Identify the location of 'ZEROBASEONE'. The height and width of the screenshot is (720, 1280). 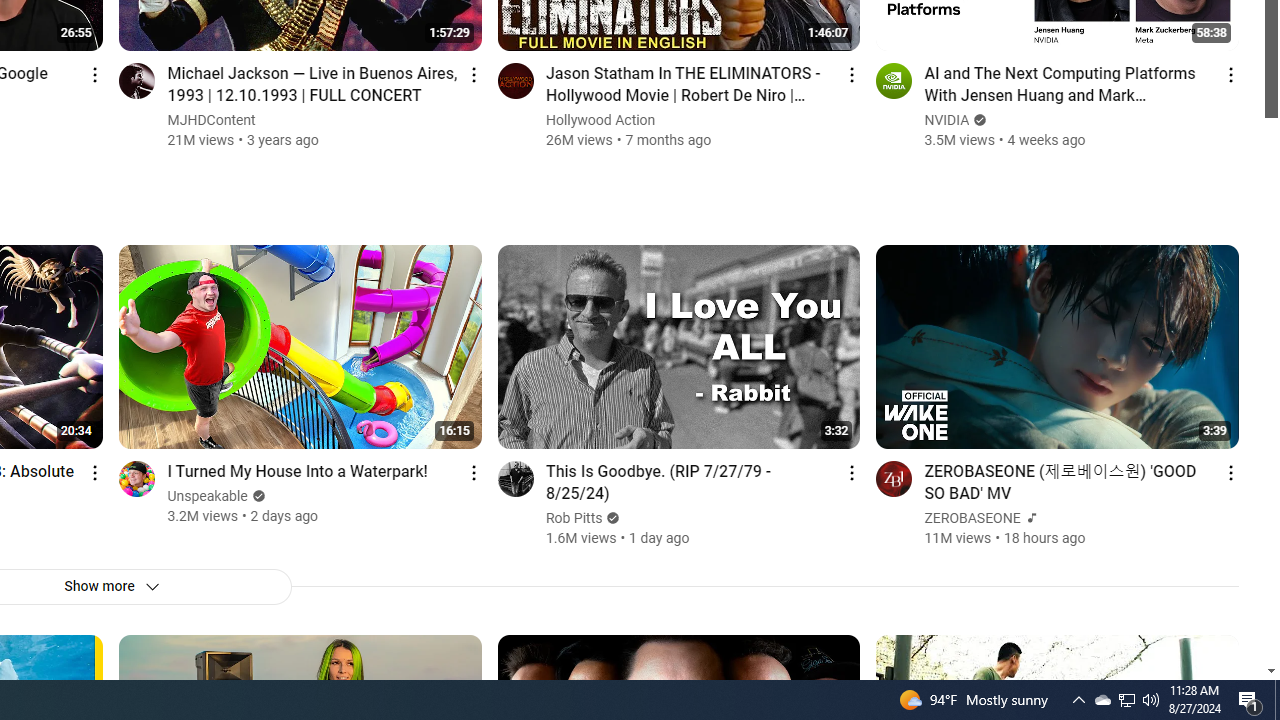
(973, 517).